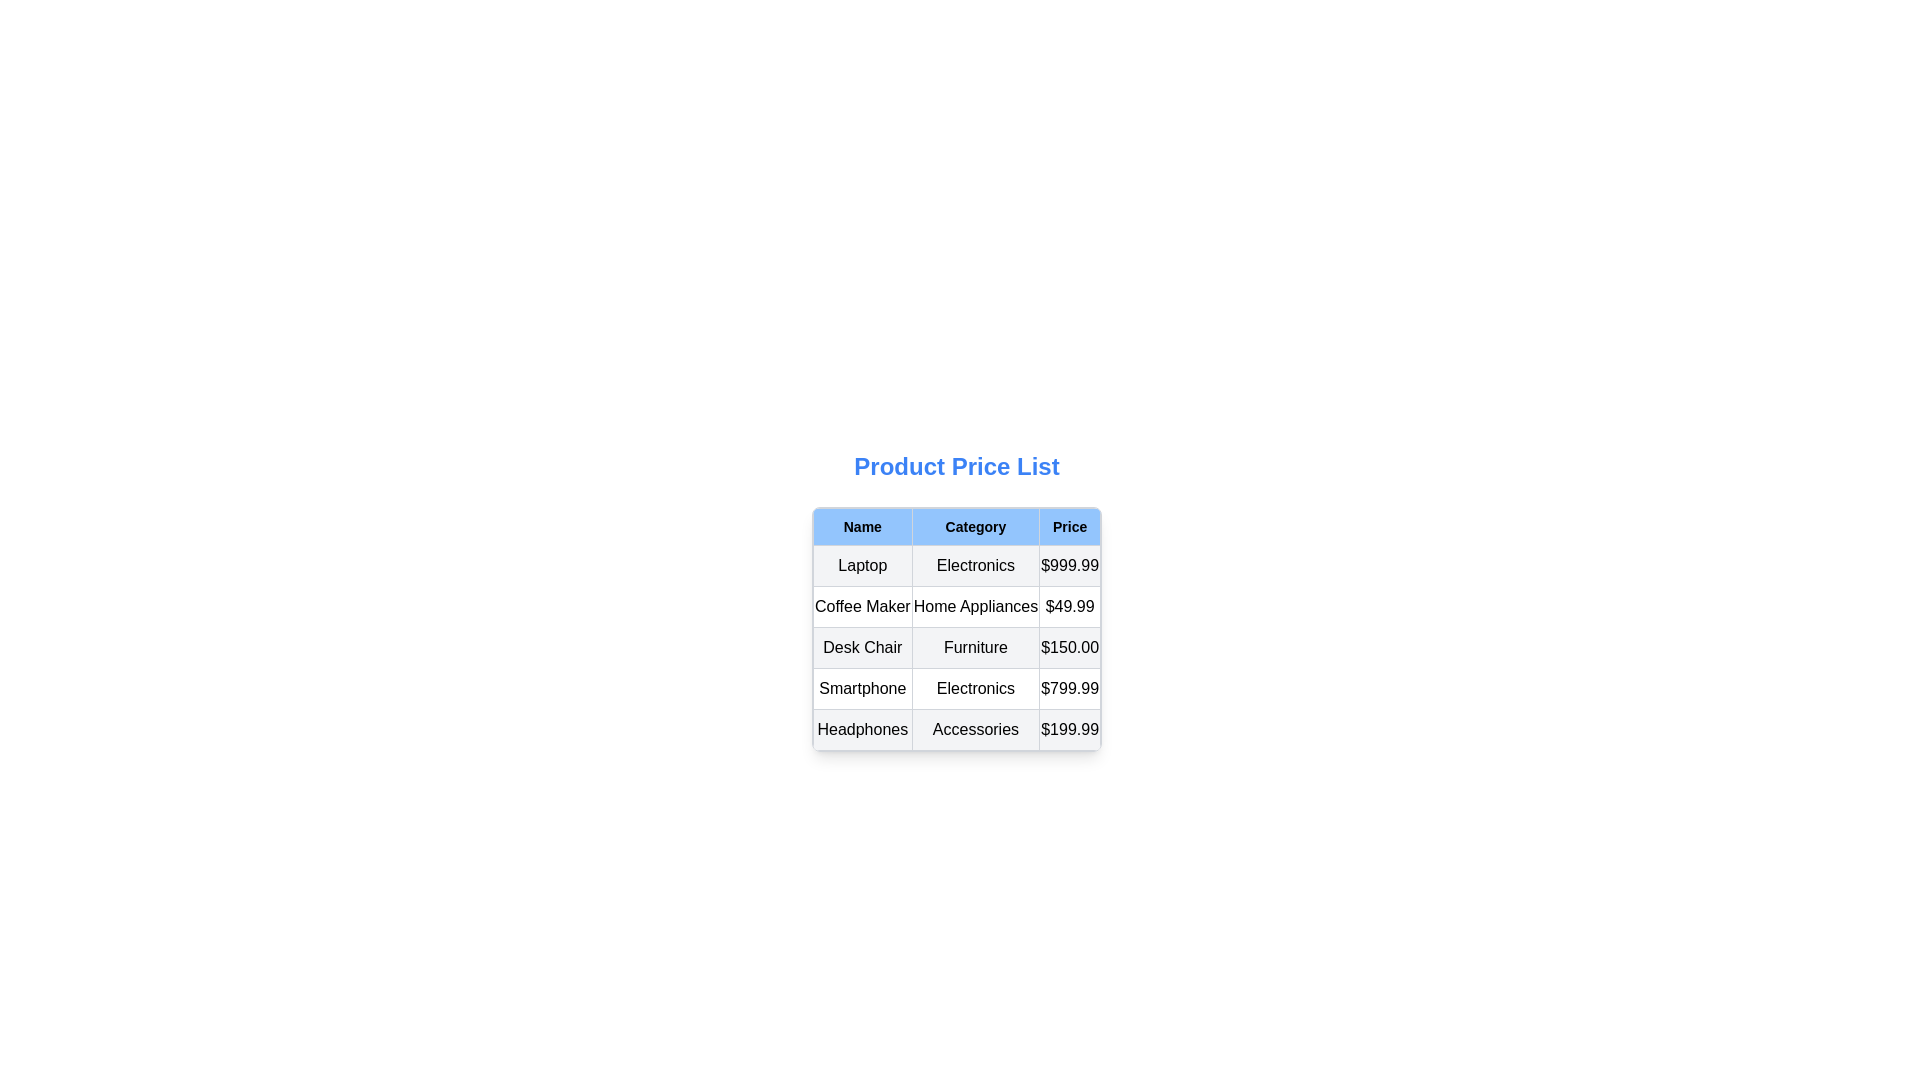 Image resolution: width=1920 pixels, height=1080 pixels. Describe the element at coordinates (975, 605) in the screenshot. I see `the text label 'Home Appliances' which is styled with a centered alignment and bordered by a thin gray border within the 'Category' column of the table` at that location.